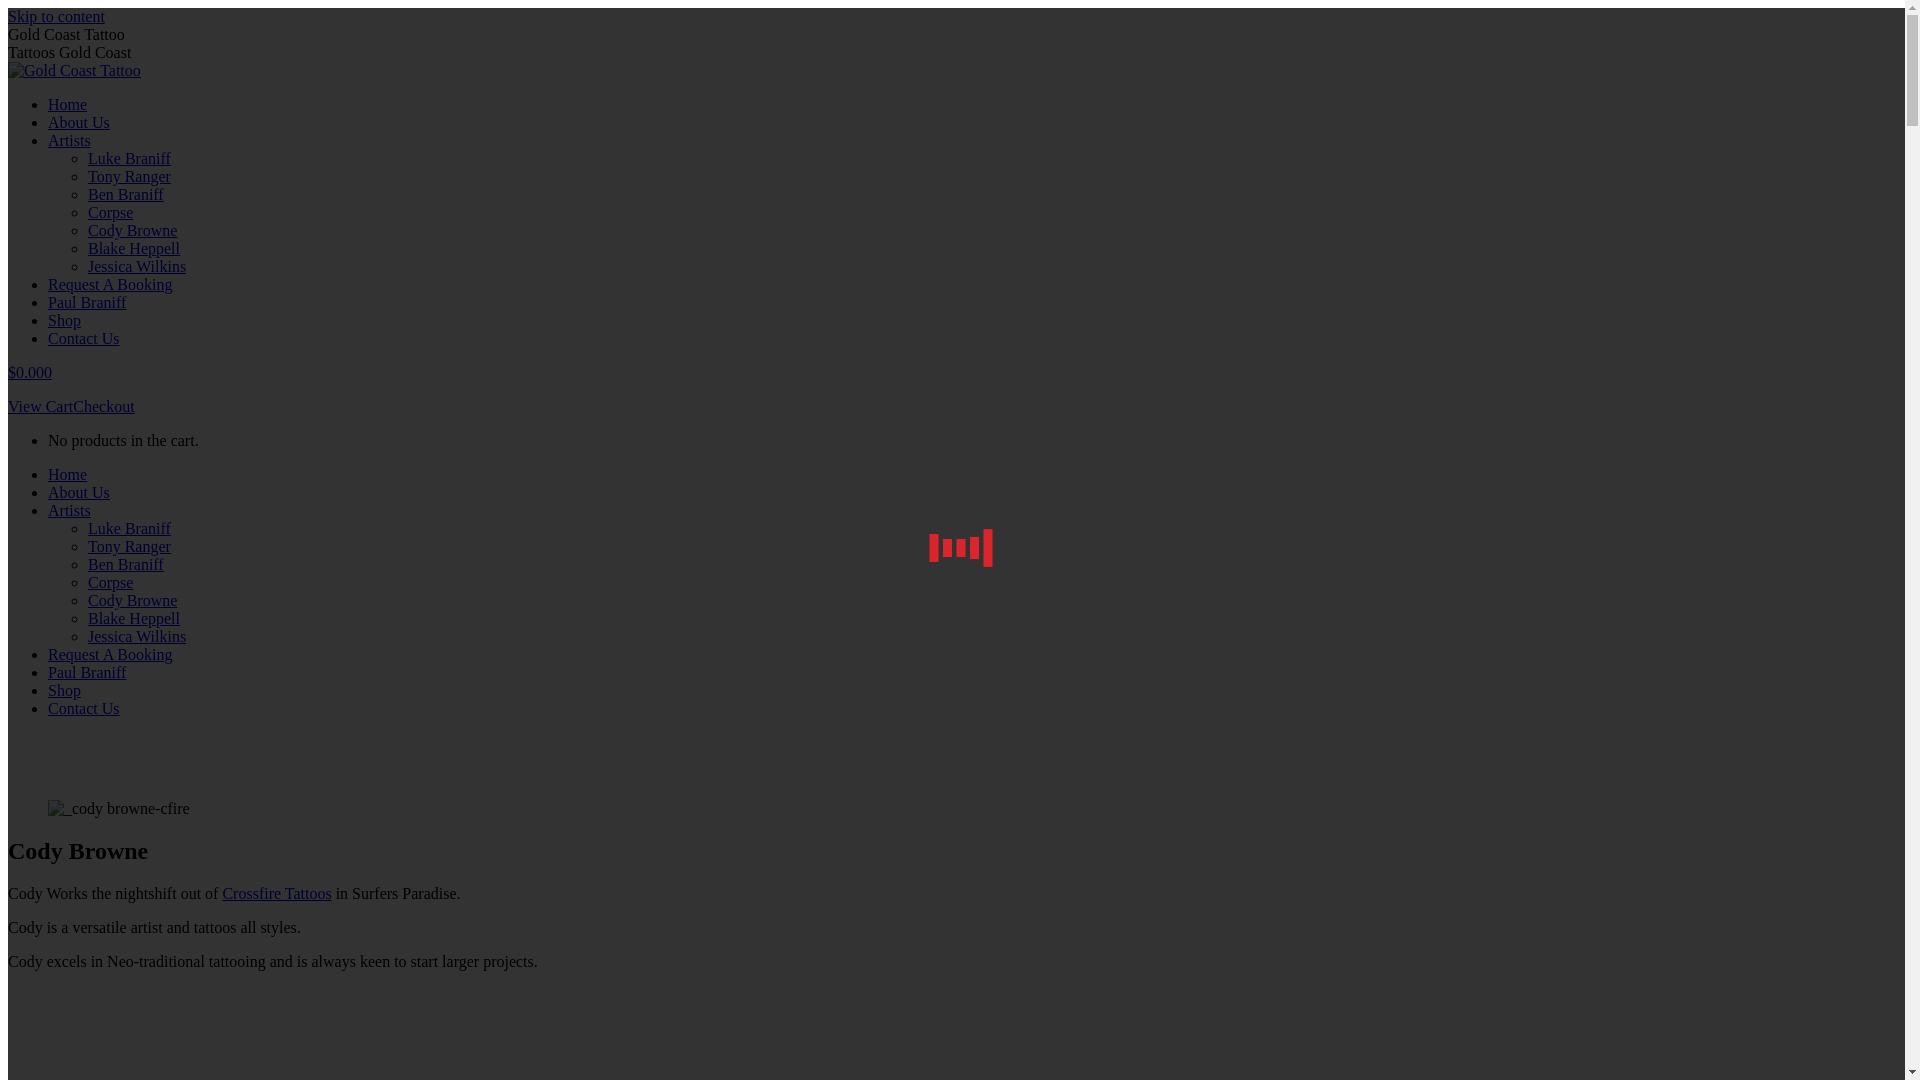 This screenshot has width=1920, height=1080. Describe the element at coordinates (86, 175) in the screenshot. I see `'Tony Ranger'` at that location.